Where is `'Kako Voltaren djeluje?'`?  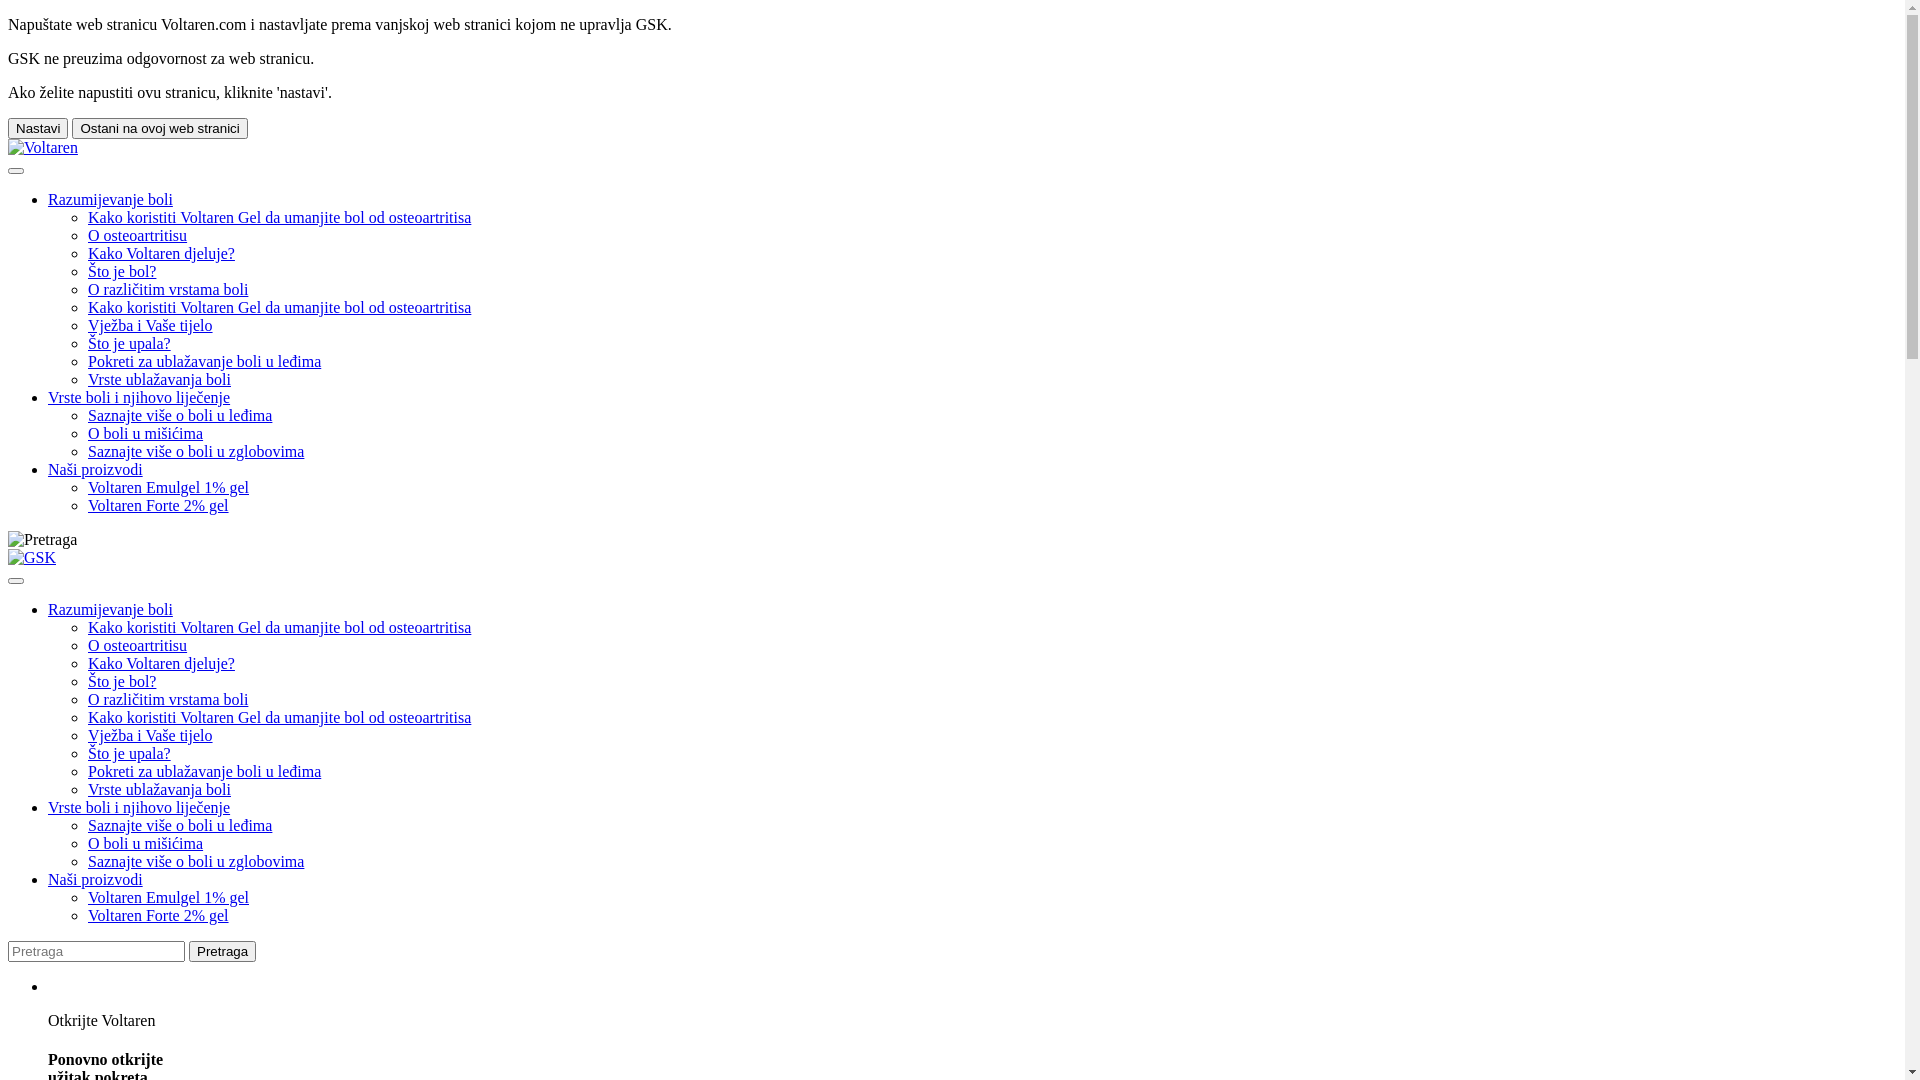
'Kako Voltaren djeluje?' is located at coordinates (161, 252).